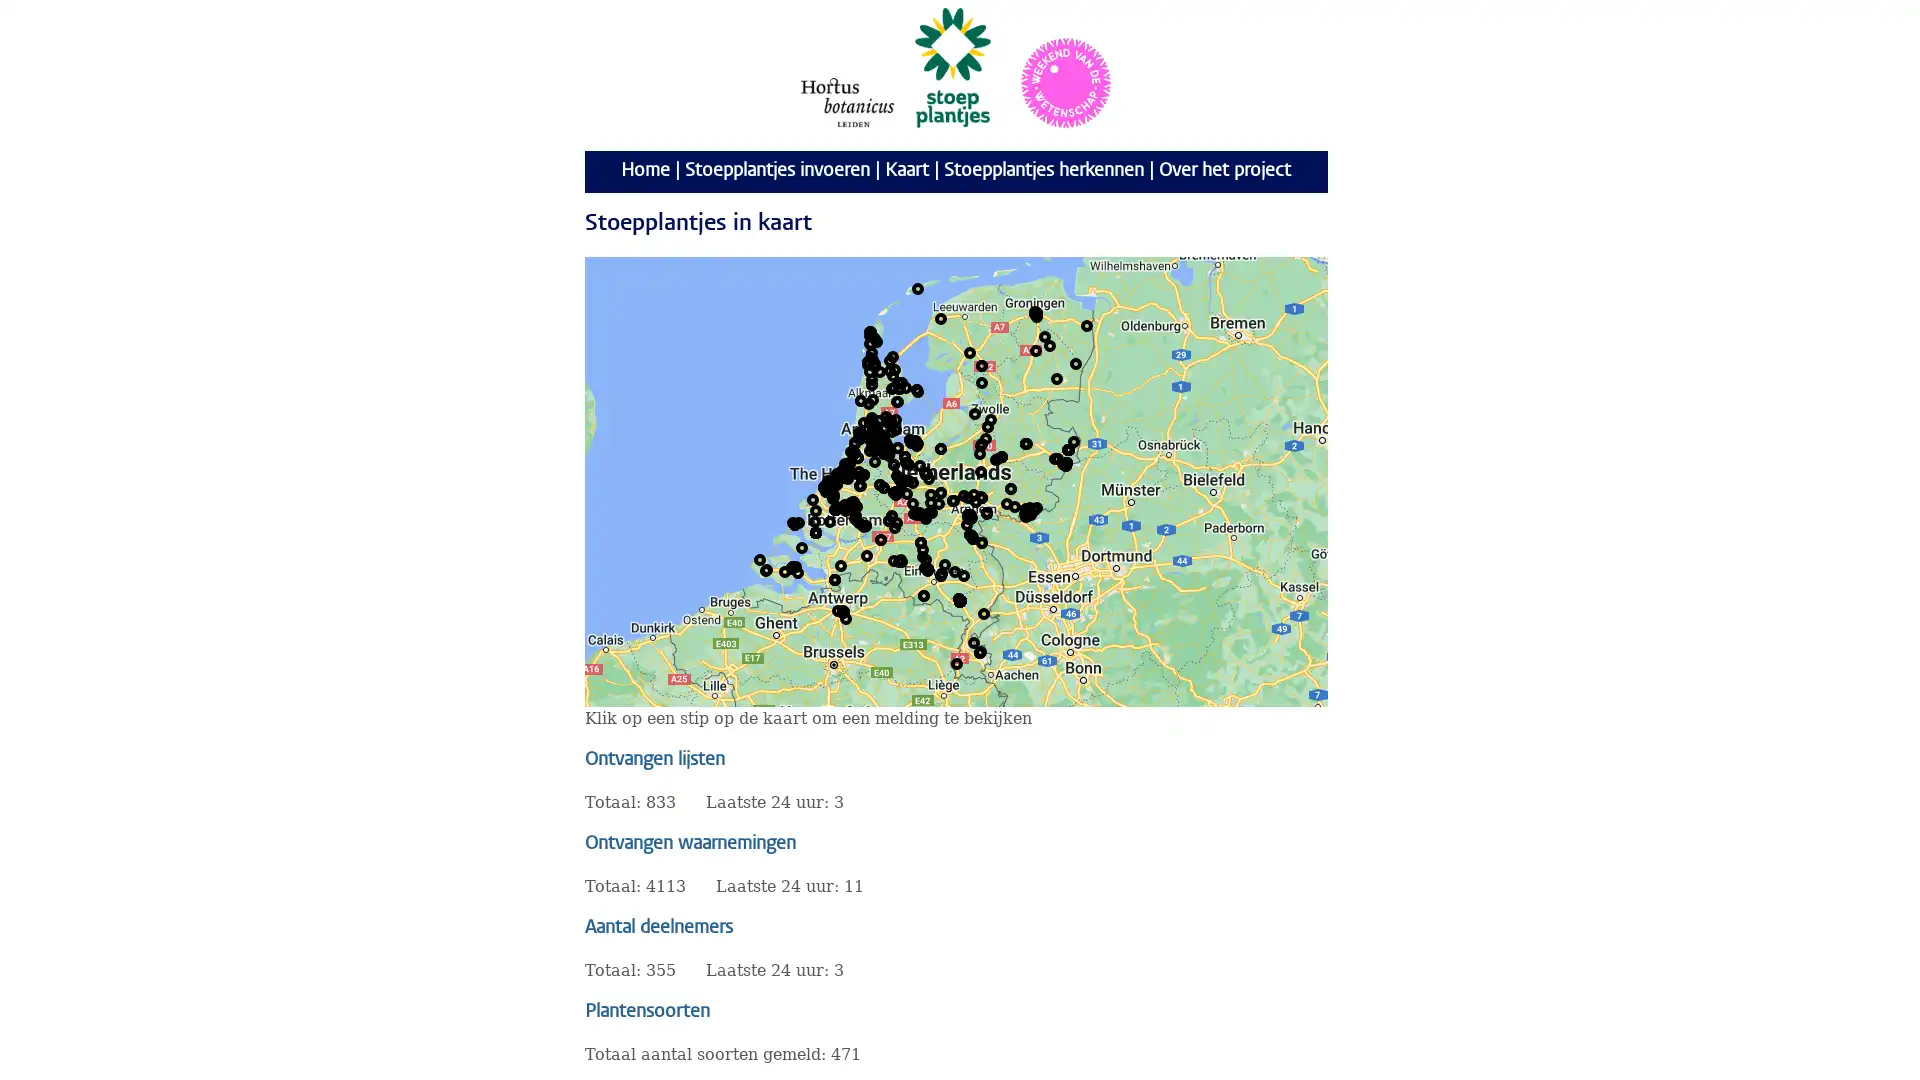 This screenshot has width=1920, height=1080. I want to click on Telling van norah nieuwland op 03 juni 2022, so click(816, 531).